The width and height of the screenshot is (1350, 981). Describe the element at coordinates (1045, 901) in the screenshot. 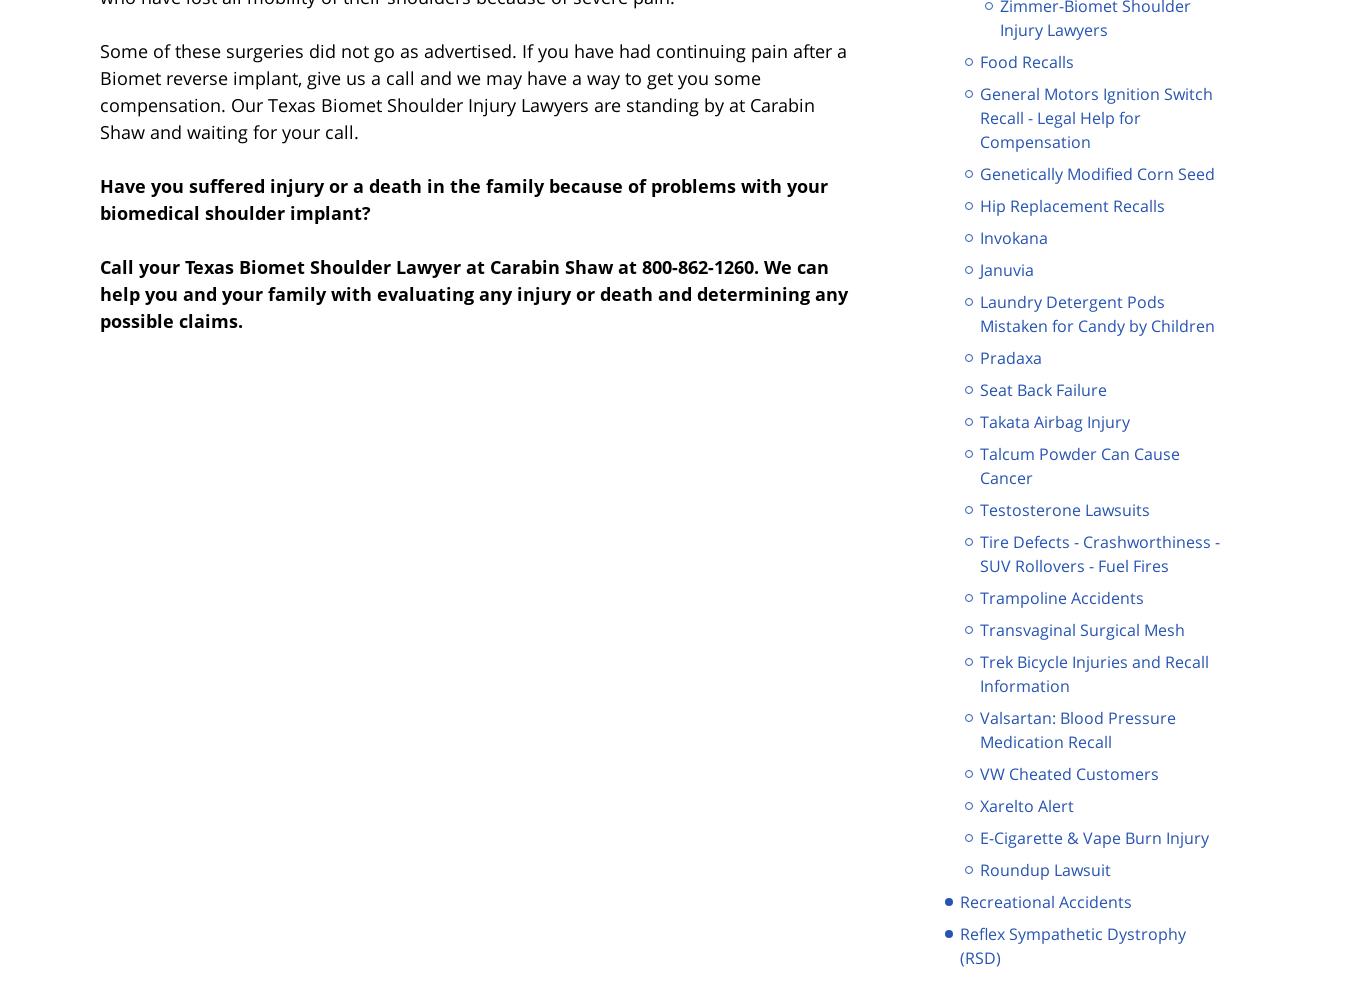

I see `'Recreational Accidents'` at that location.